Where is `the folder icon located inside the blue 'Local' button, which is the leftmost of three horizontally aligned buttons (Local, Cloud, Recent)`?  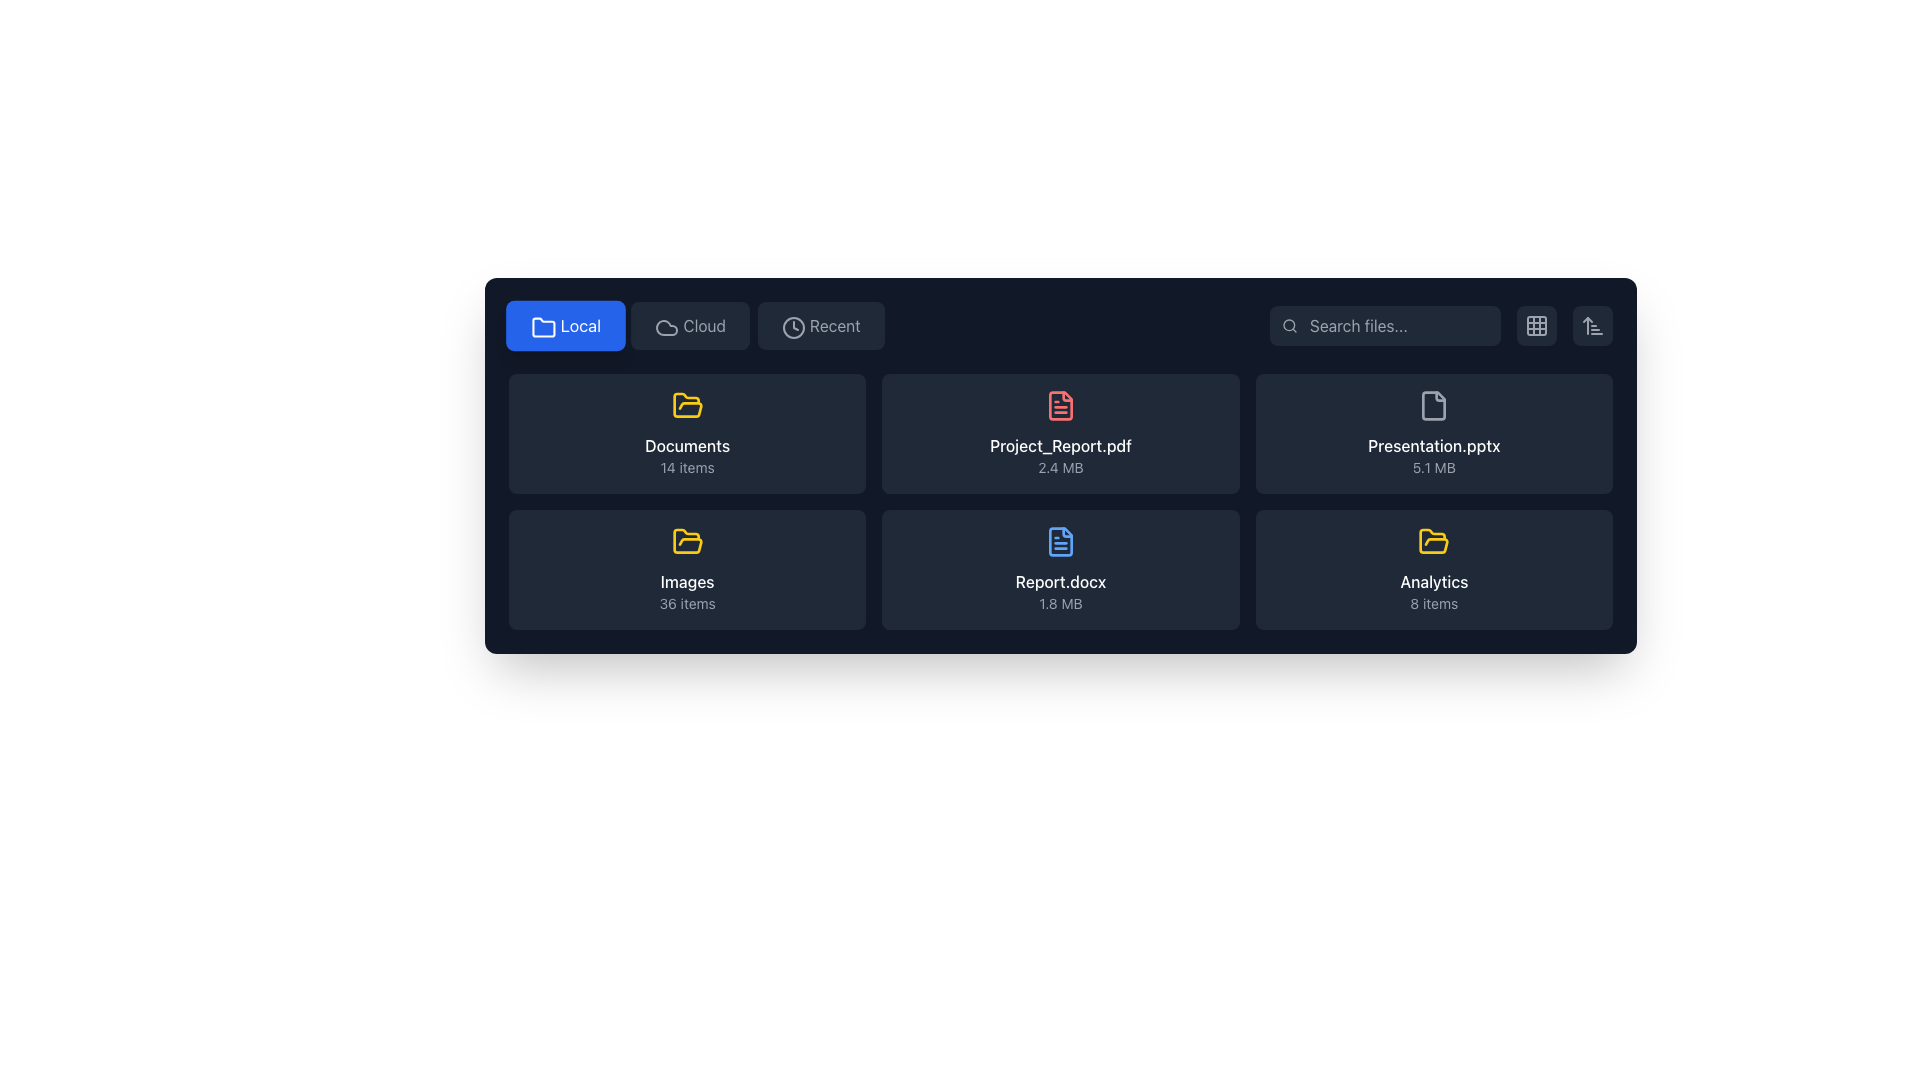
the folder icon located inside the blue 'Local' button, which is the leftmost of three horizontally aligned buttons (Local, Cloud, Recent) is located at coordinates (543, 327).